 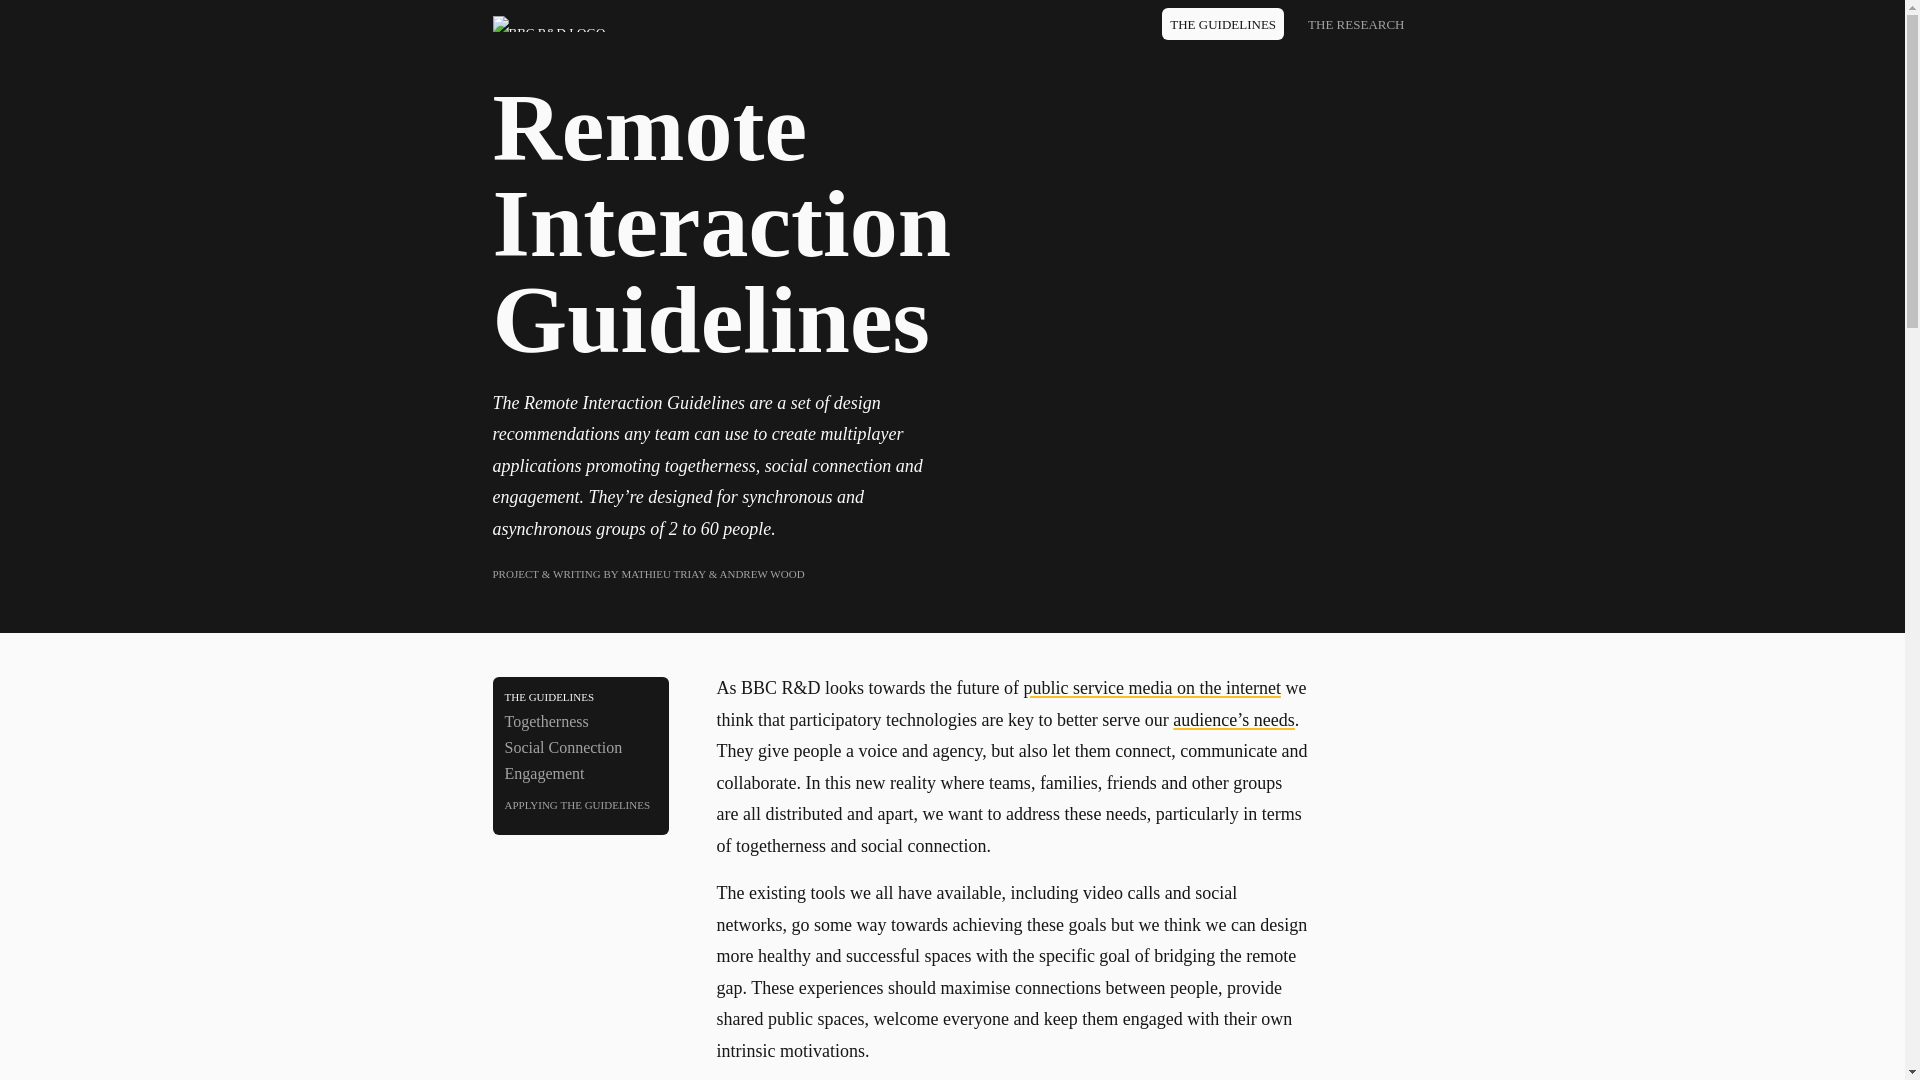 I want to click on 'Social Connection', so click(x=504, y=748).